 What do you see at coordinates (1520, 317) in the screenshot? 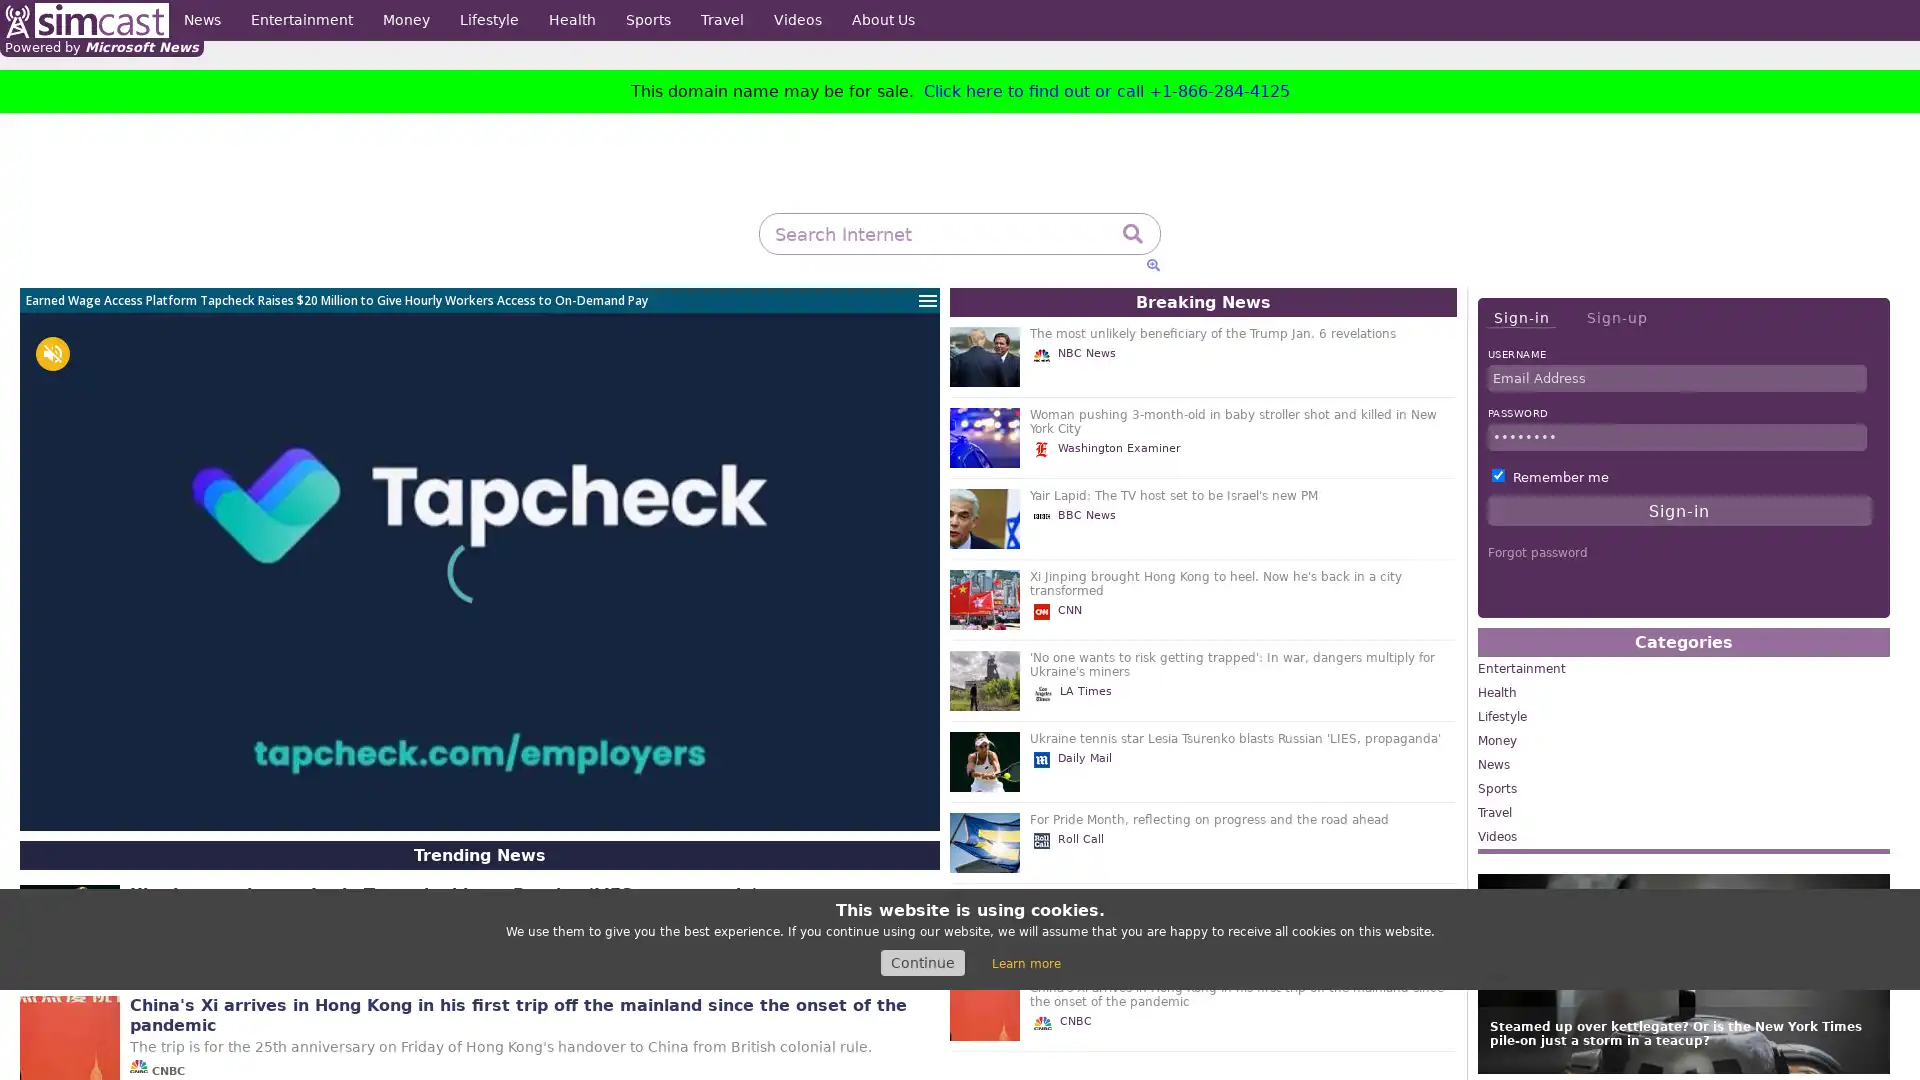
I see `Sign-in` at bounding box center [1520, 317].